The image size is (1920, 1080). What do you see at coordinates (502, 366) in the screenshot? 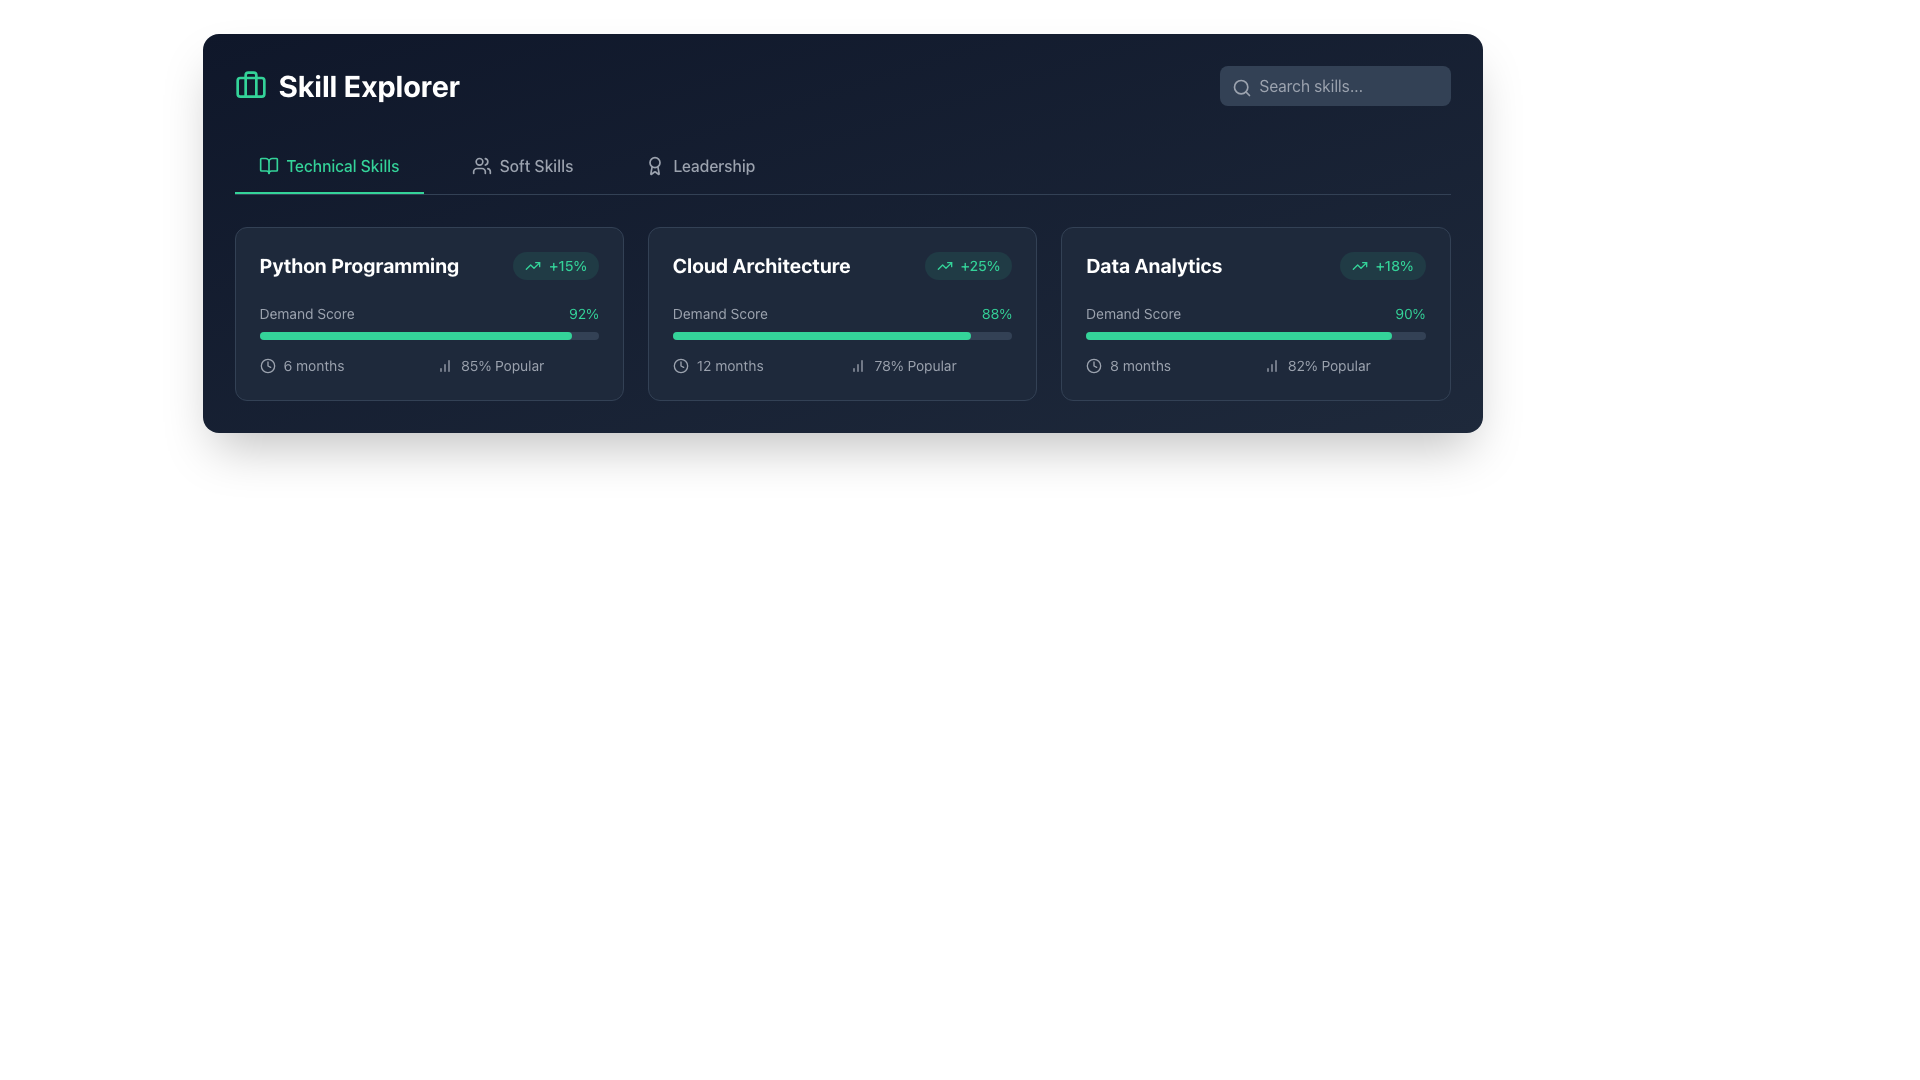
I see `displayed information of the text label showing '85% Popular', which is located in the 'Python Programming' section under the 'Technical Skills' tab, below a progress bar and next to a bar chart icon` at bounding box center [502, 366].